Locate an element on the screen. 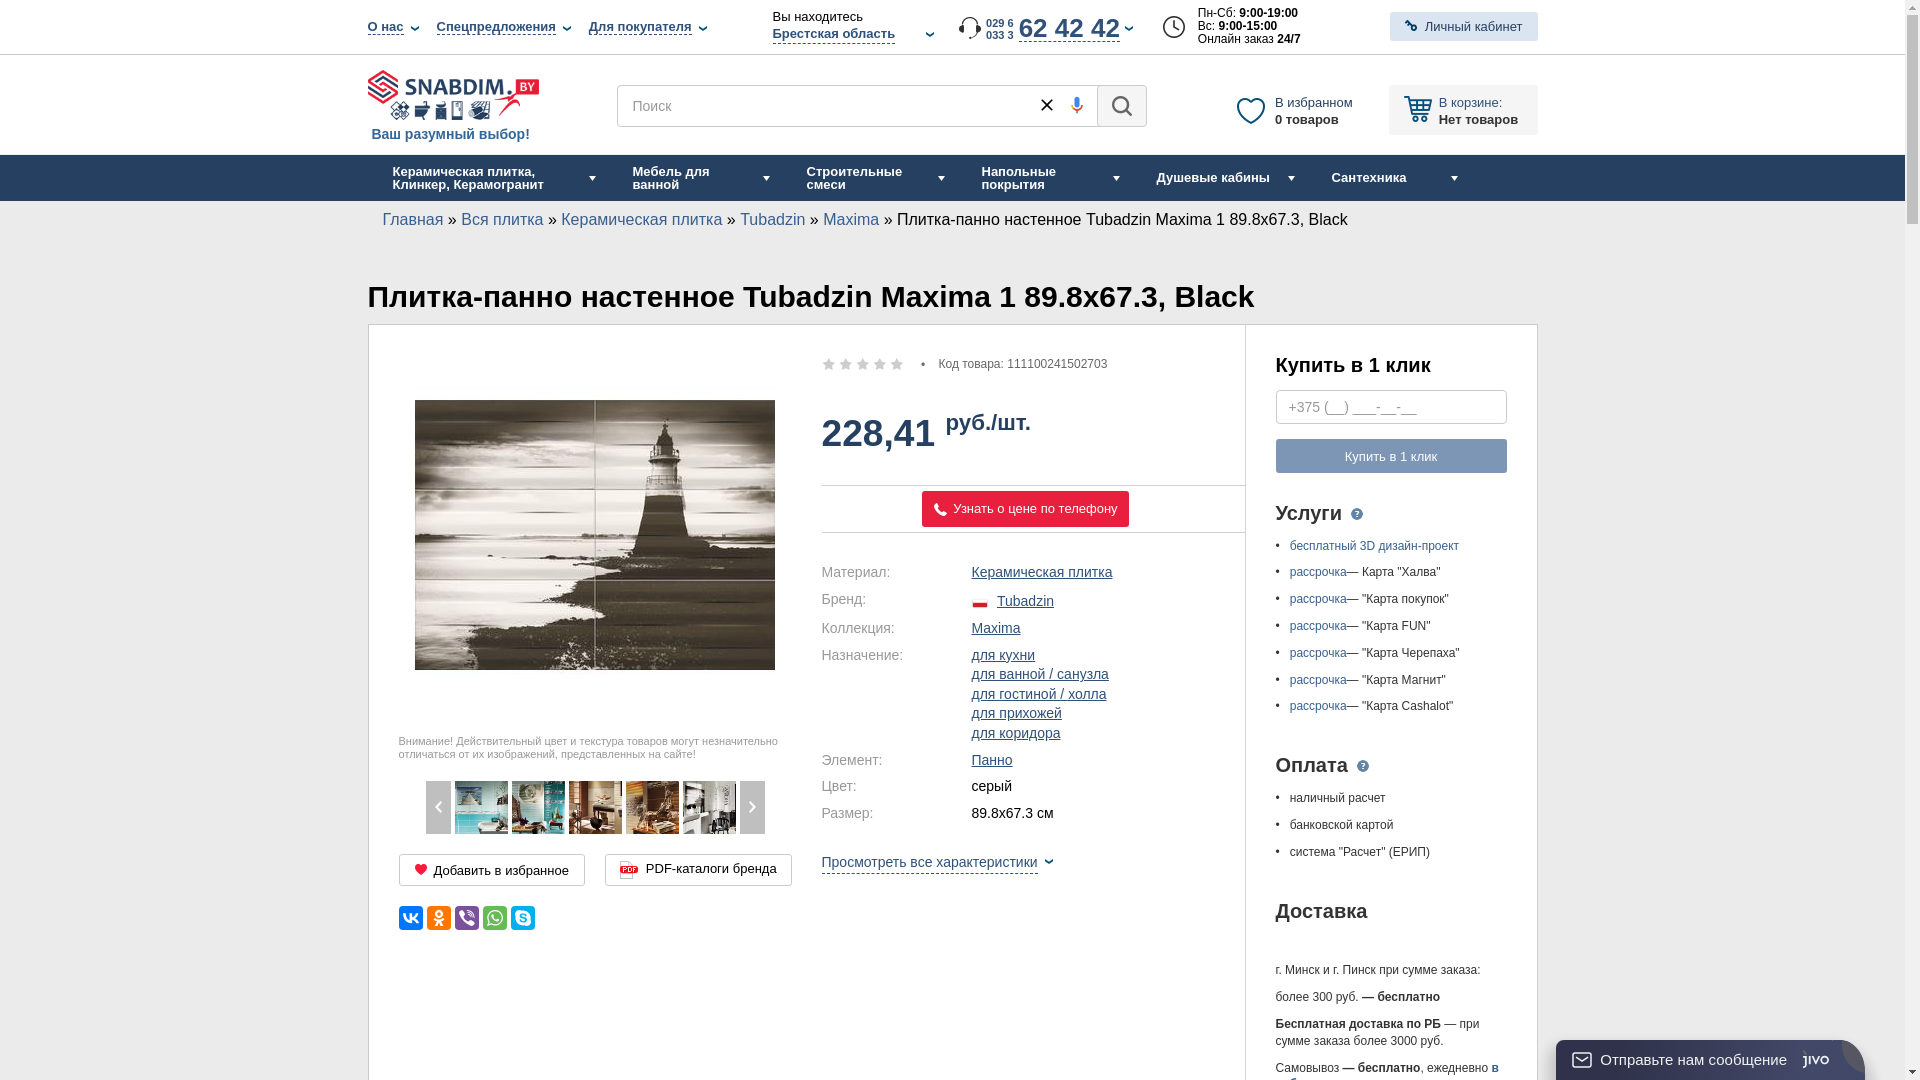 This screenshot has width=1920, height=1080. 'Next' is located at coordinates (751, 806).